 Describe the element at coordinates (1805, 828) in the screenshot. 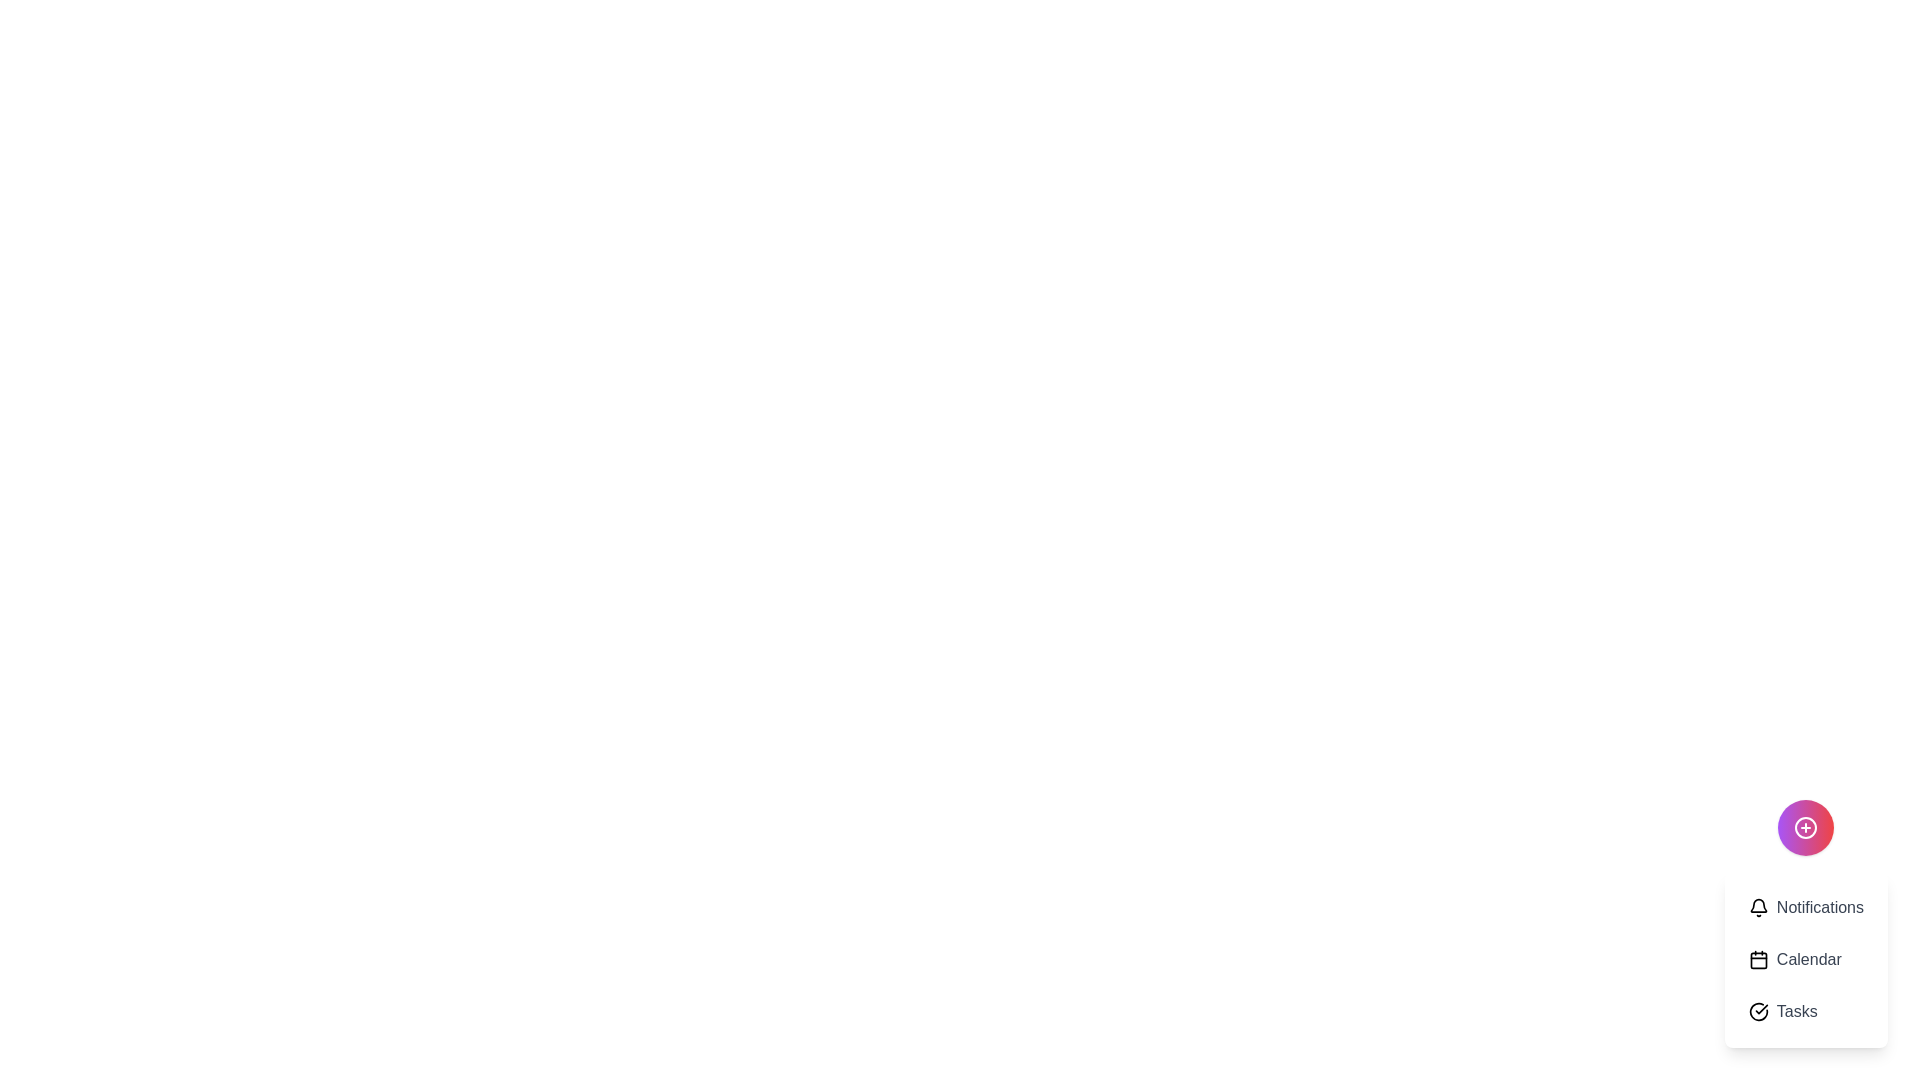

I see `the main button to toggle the visibility of the menu` at that location.